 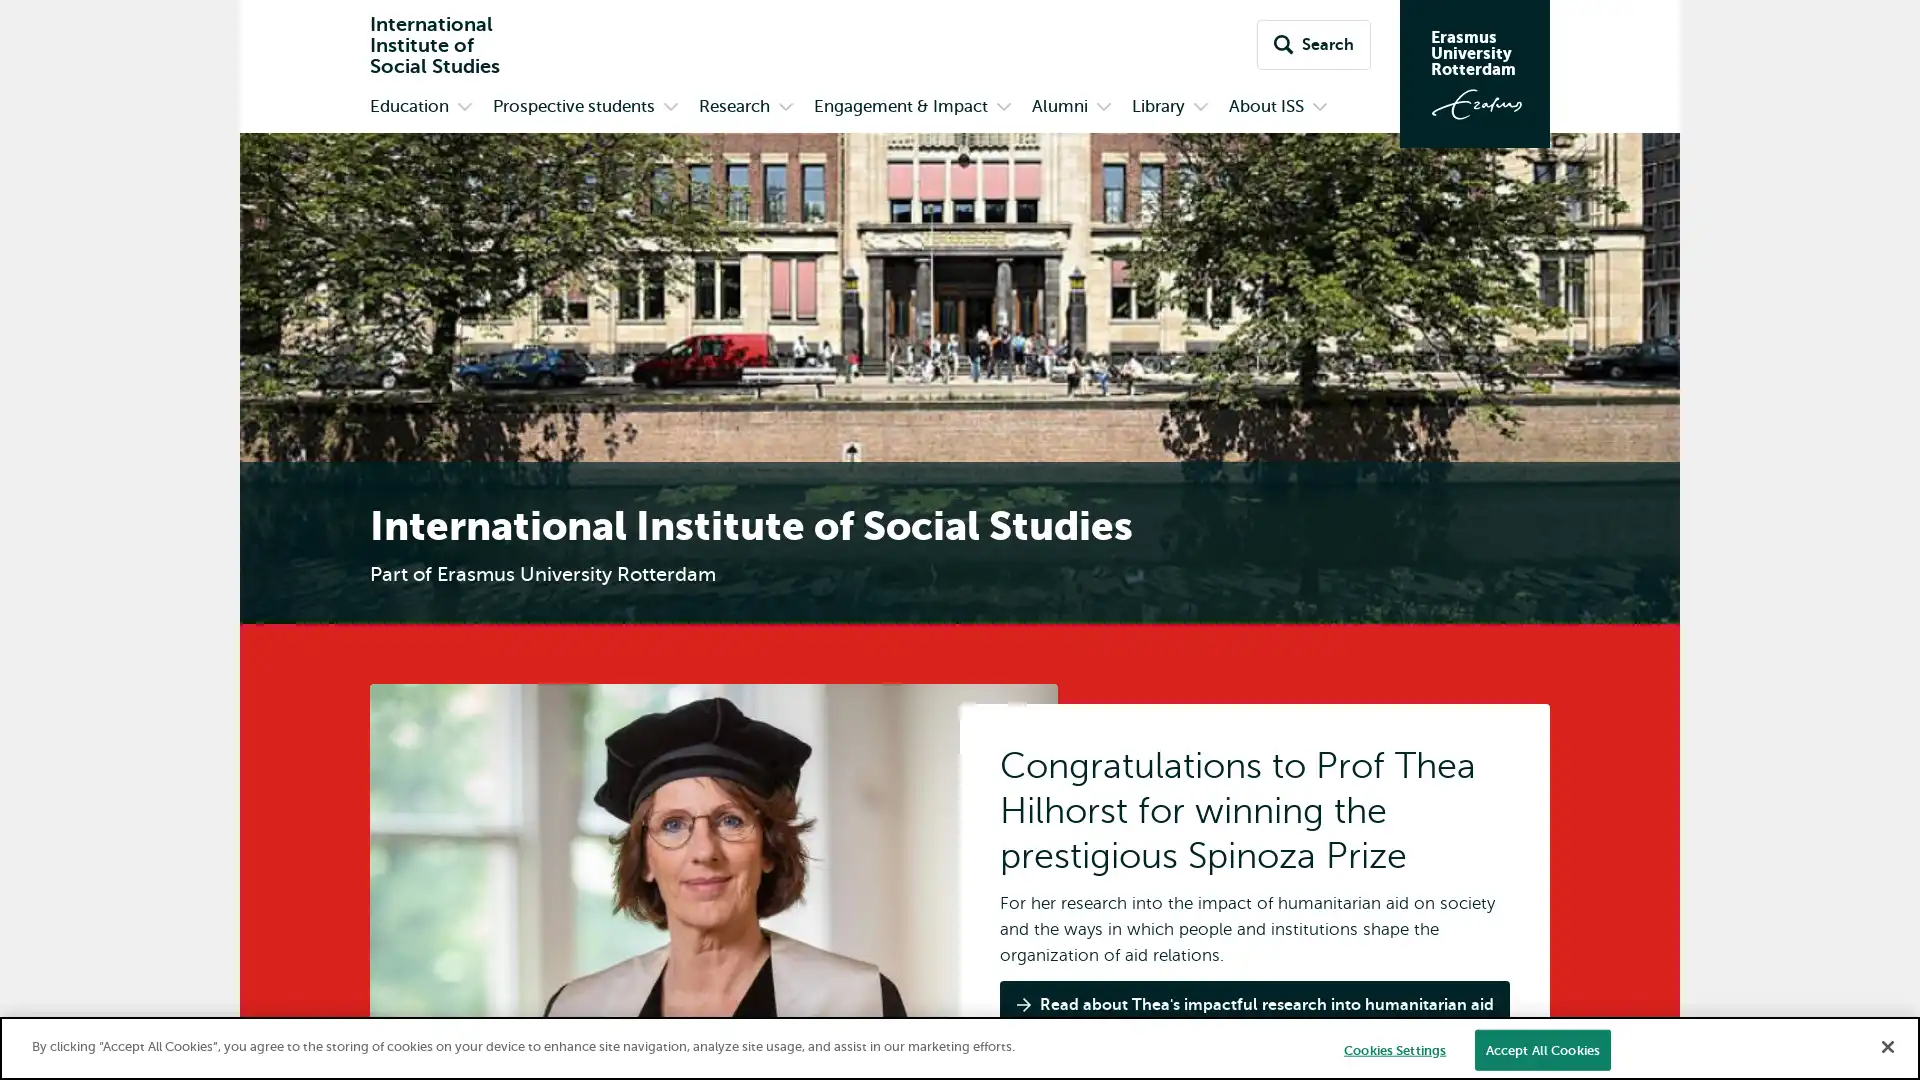 What do you see at coordinates (785, 108) in the screenshot?
I see `Open submenu` at bounding box center [785, 108].